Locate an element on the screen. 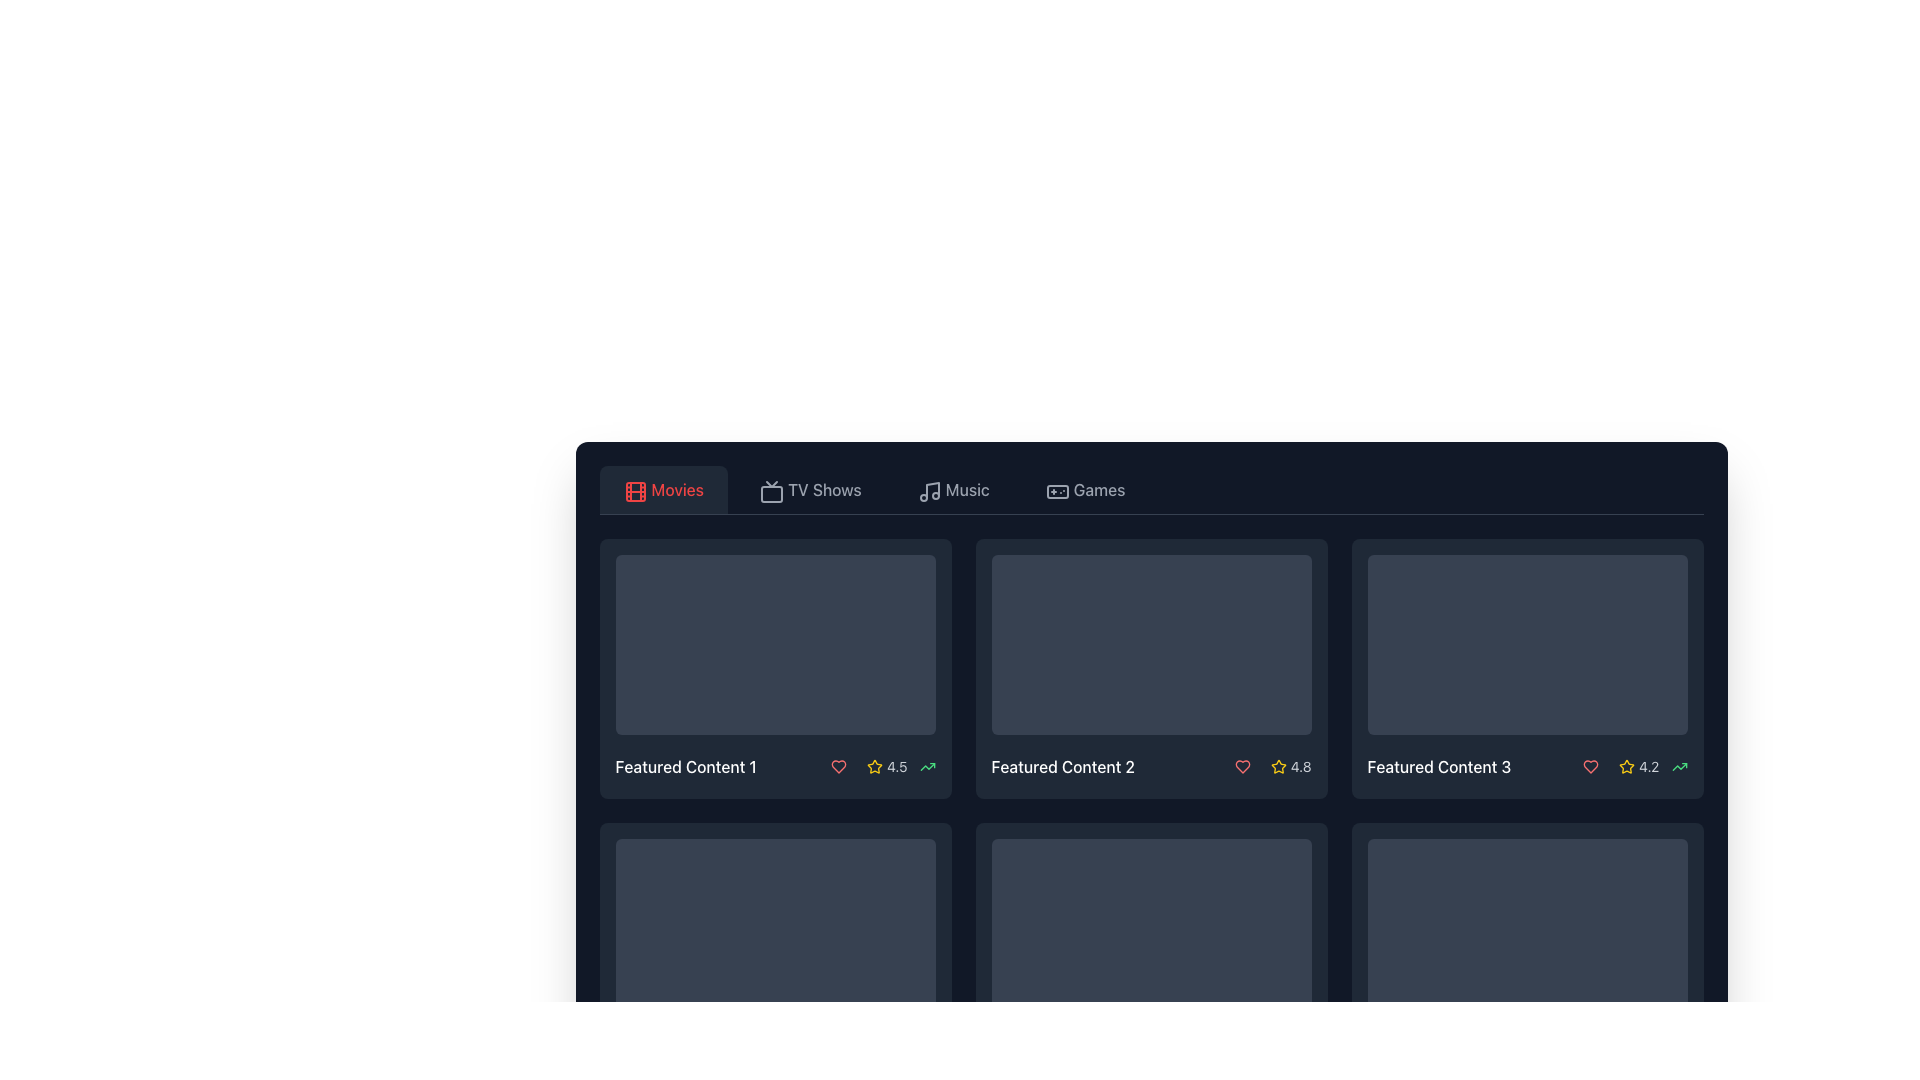 The width and height of the screenshot is (1920, 1080). the Text Label located in the lower left region of the first content card in the grid view, which serves as the title or label for the associated content is located at coordinates (686, 766).